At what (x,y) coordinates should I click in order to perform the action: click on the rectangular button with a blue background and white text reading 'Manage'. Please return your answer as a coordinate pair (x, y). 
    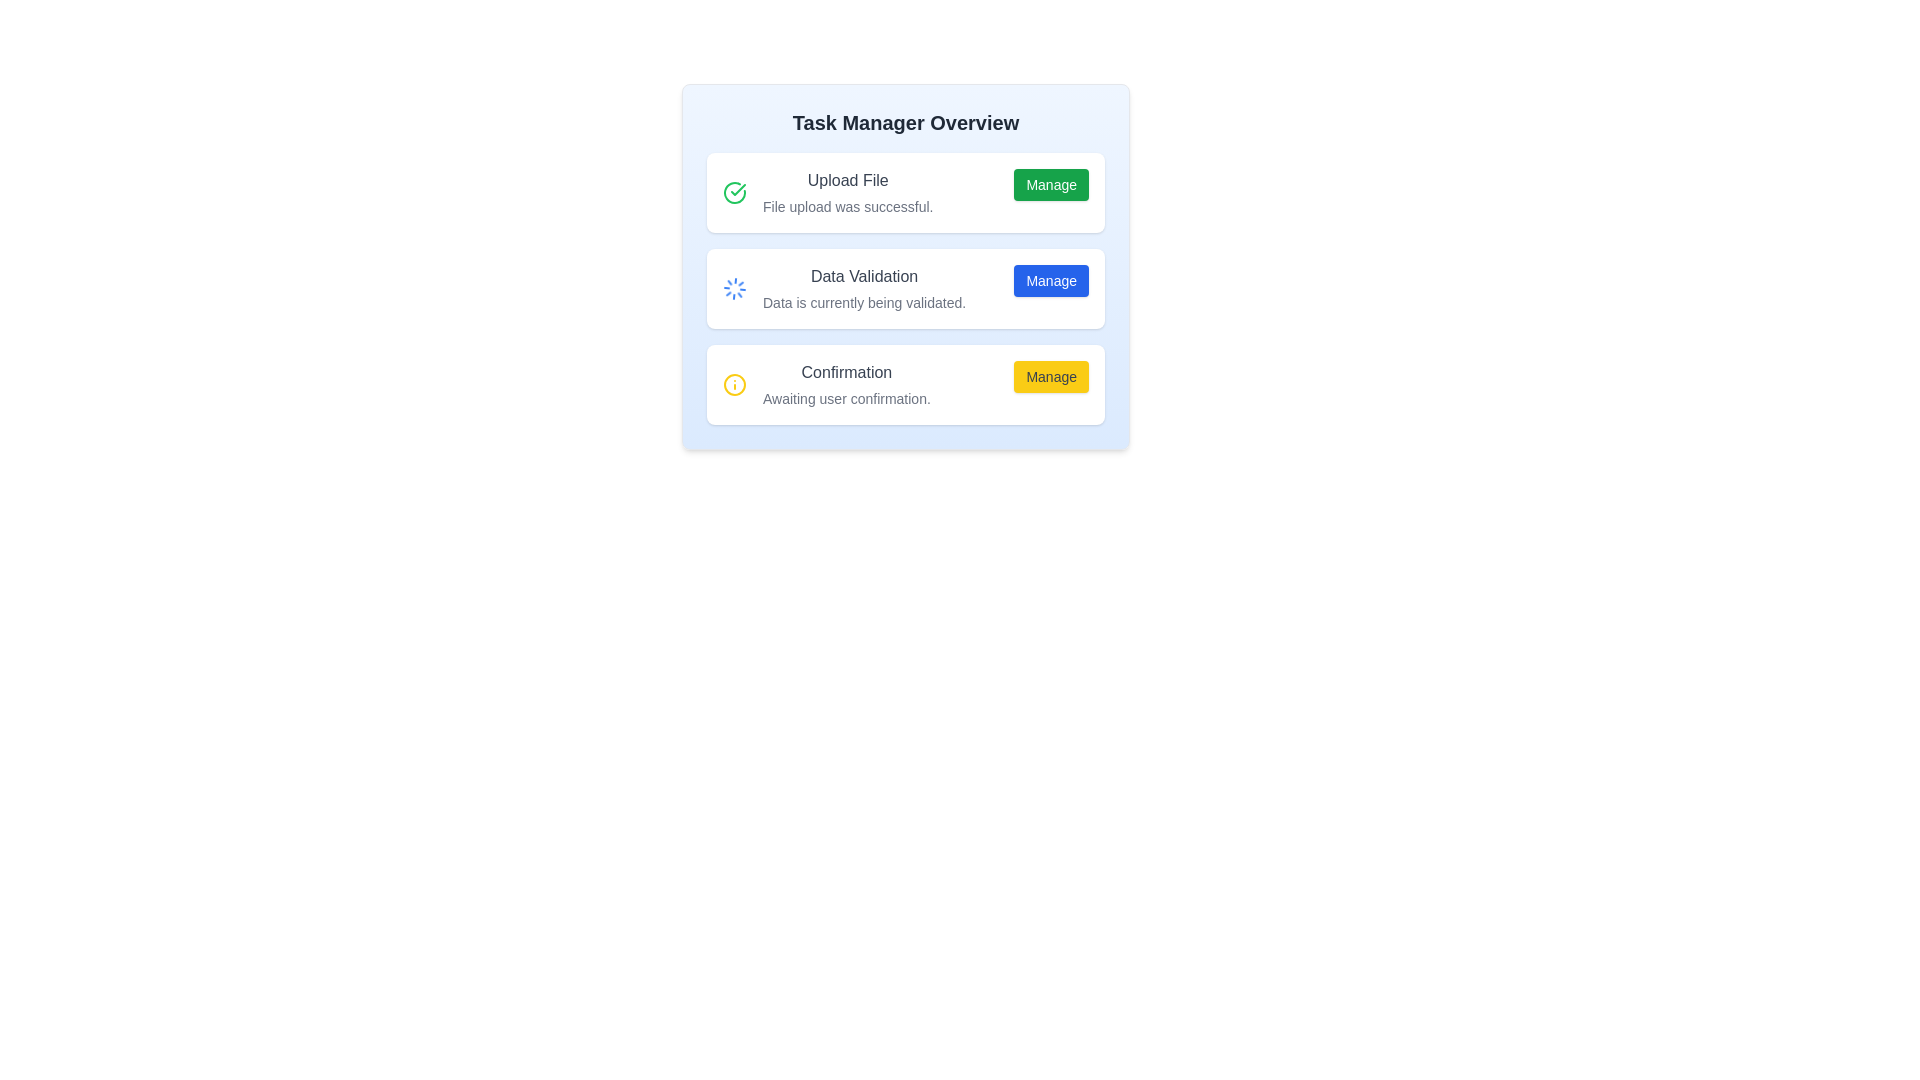
    Looking at the image, I should click on (1050, 281).